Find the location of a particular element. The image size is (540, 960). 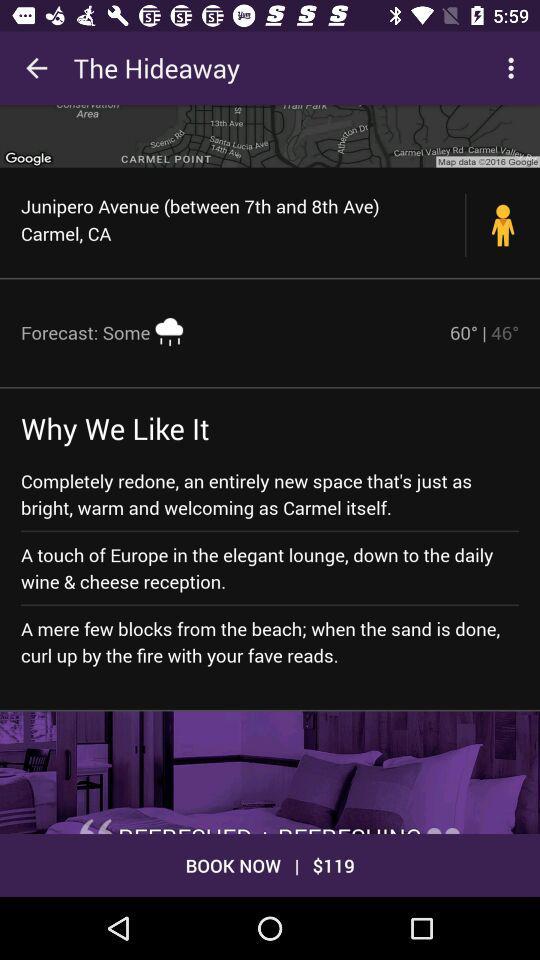

the item at the bottom left corner is located at coordinates (95, 826).